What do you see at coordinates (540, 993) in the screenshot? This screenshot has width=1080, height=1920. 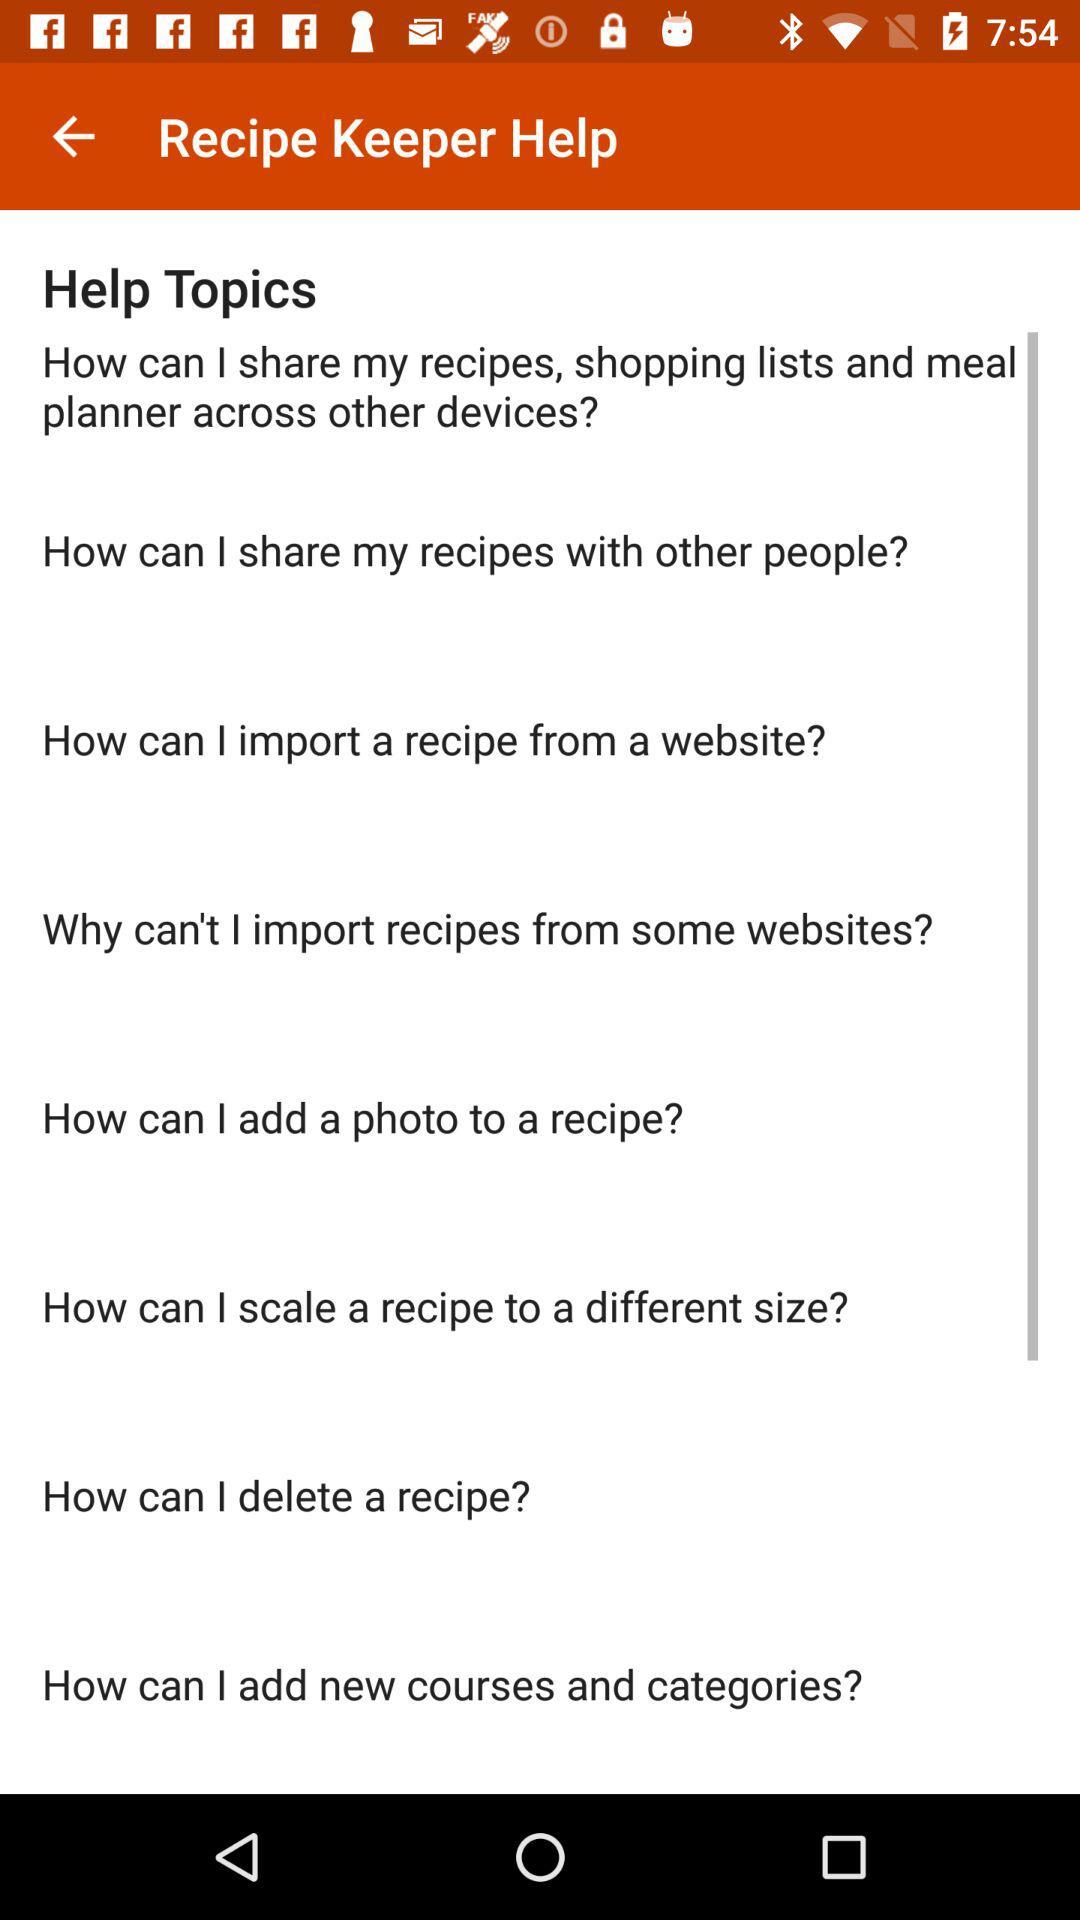 I see `the why can t` at bounding box center [540, 993].